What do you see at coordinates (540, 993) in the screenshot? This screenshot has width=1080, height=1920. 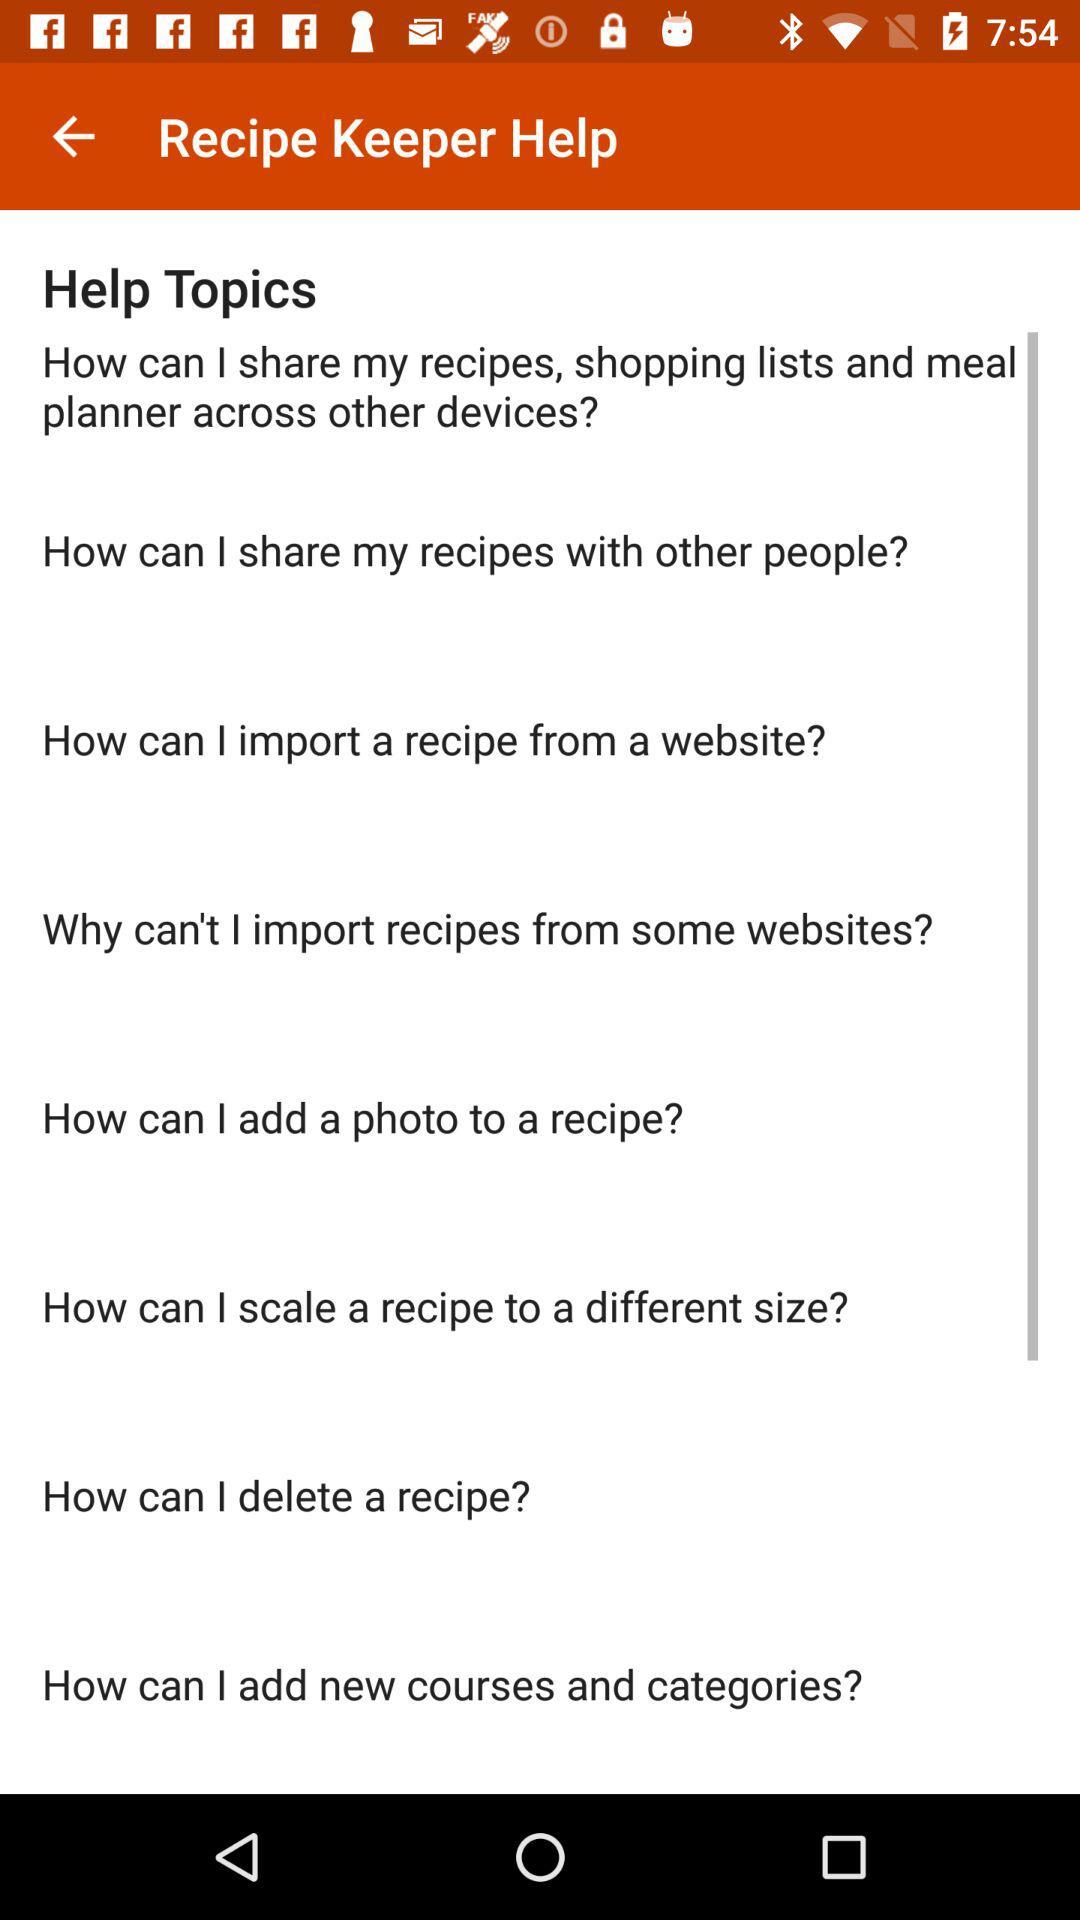 I see `the why can t` at bounding box center [540, 993].